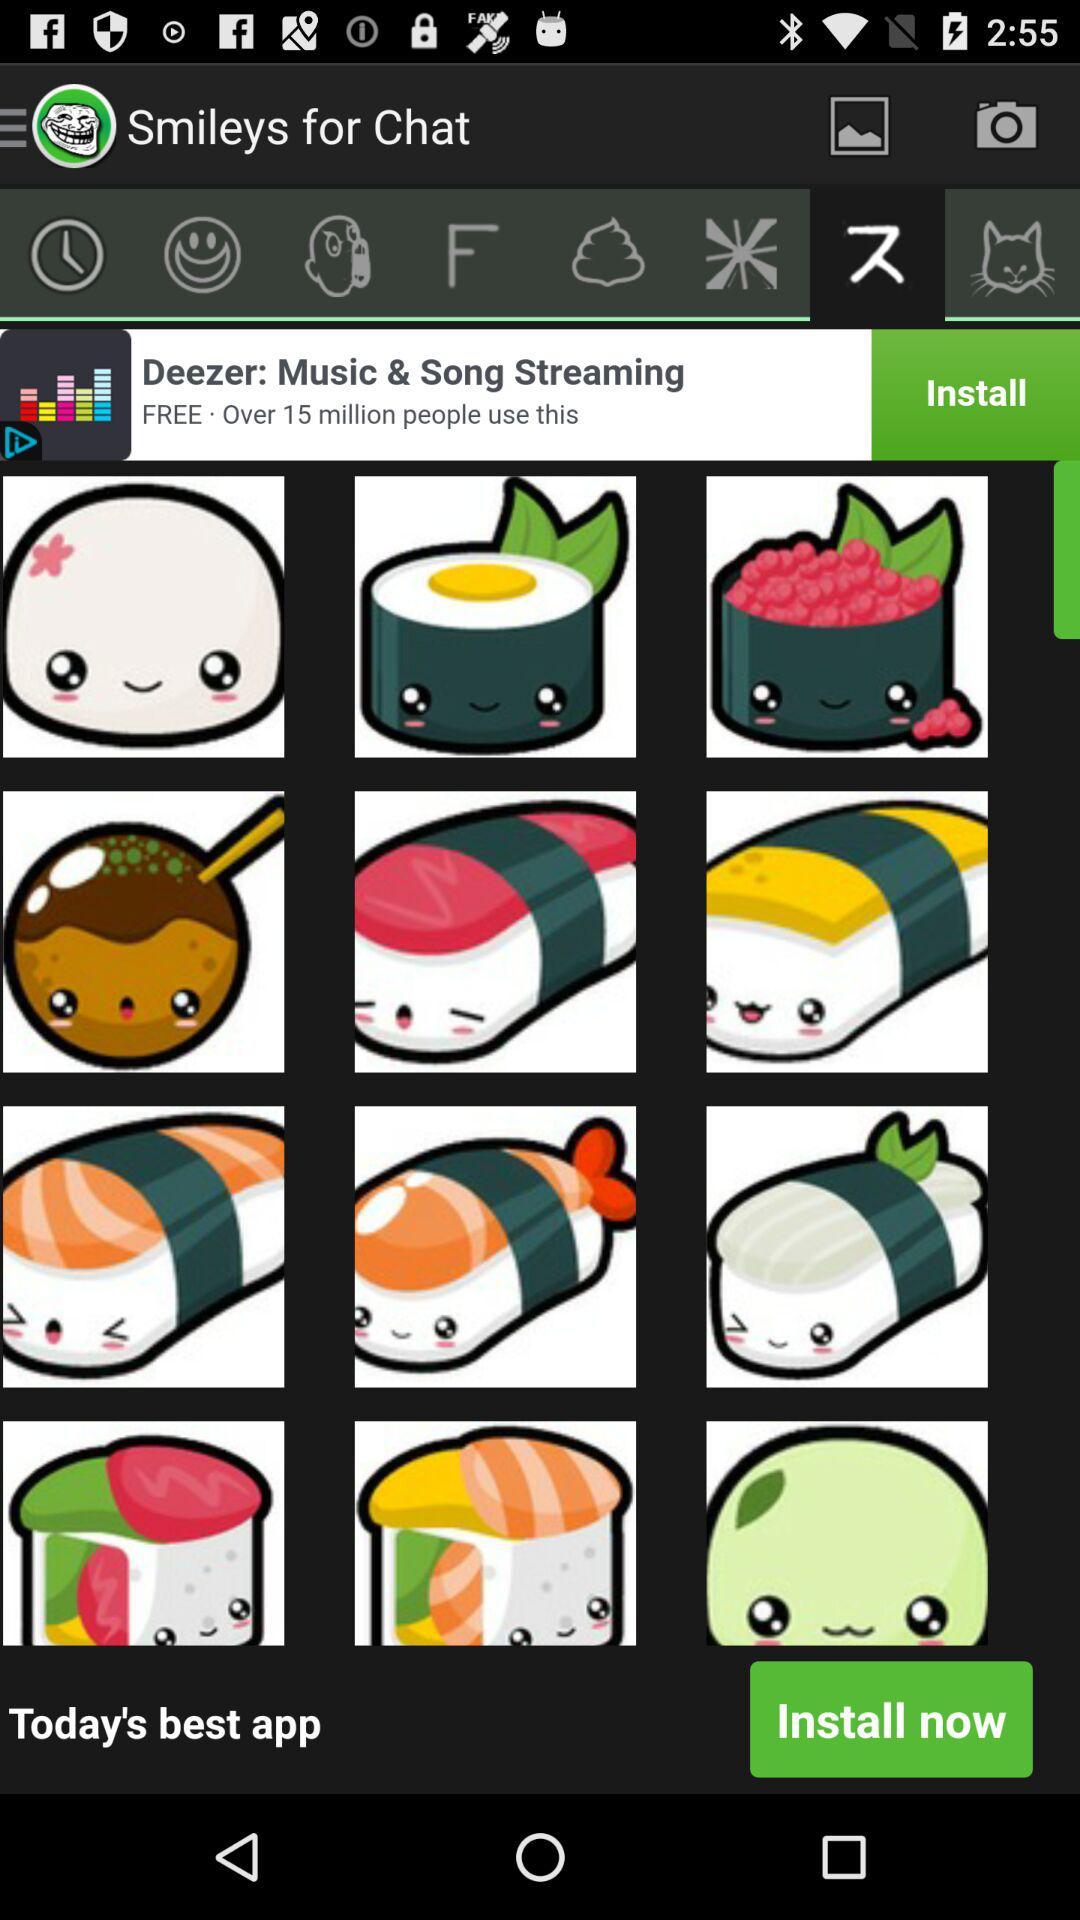 The image size is (1080, 1920). Describe the element at coordinates (858, 124) in the screenshot. I see `photos button` at that location.